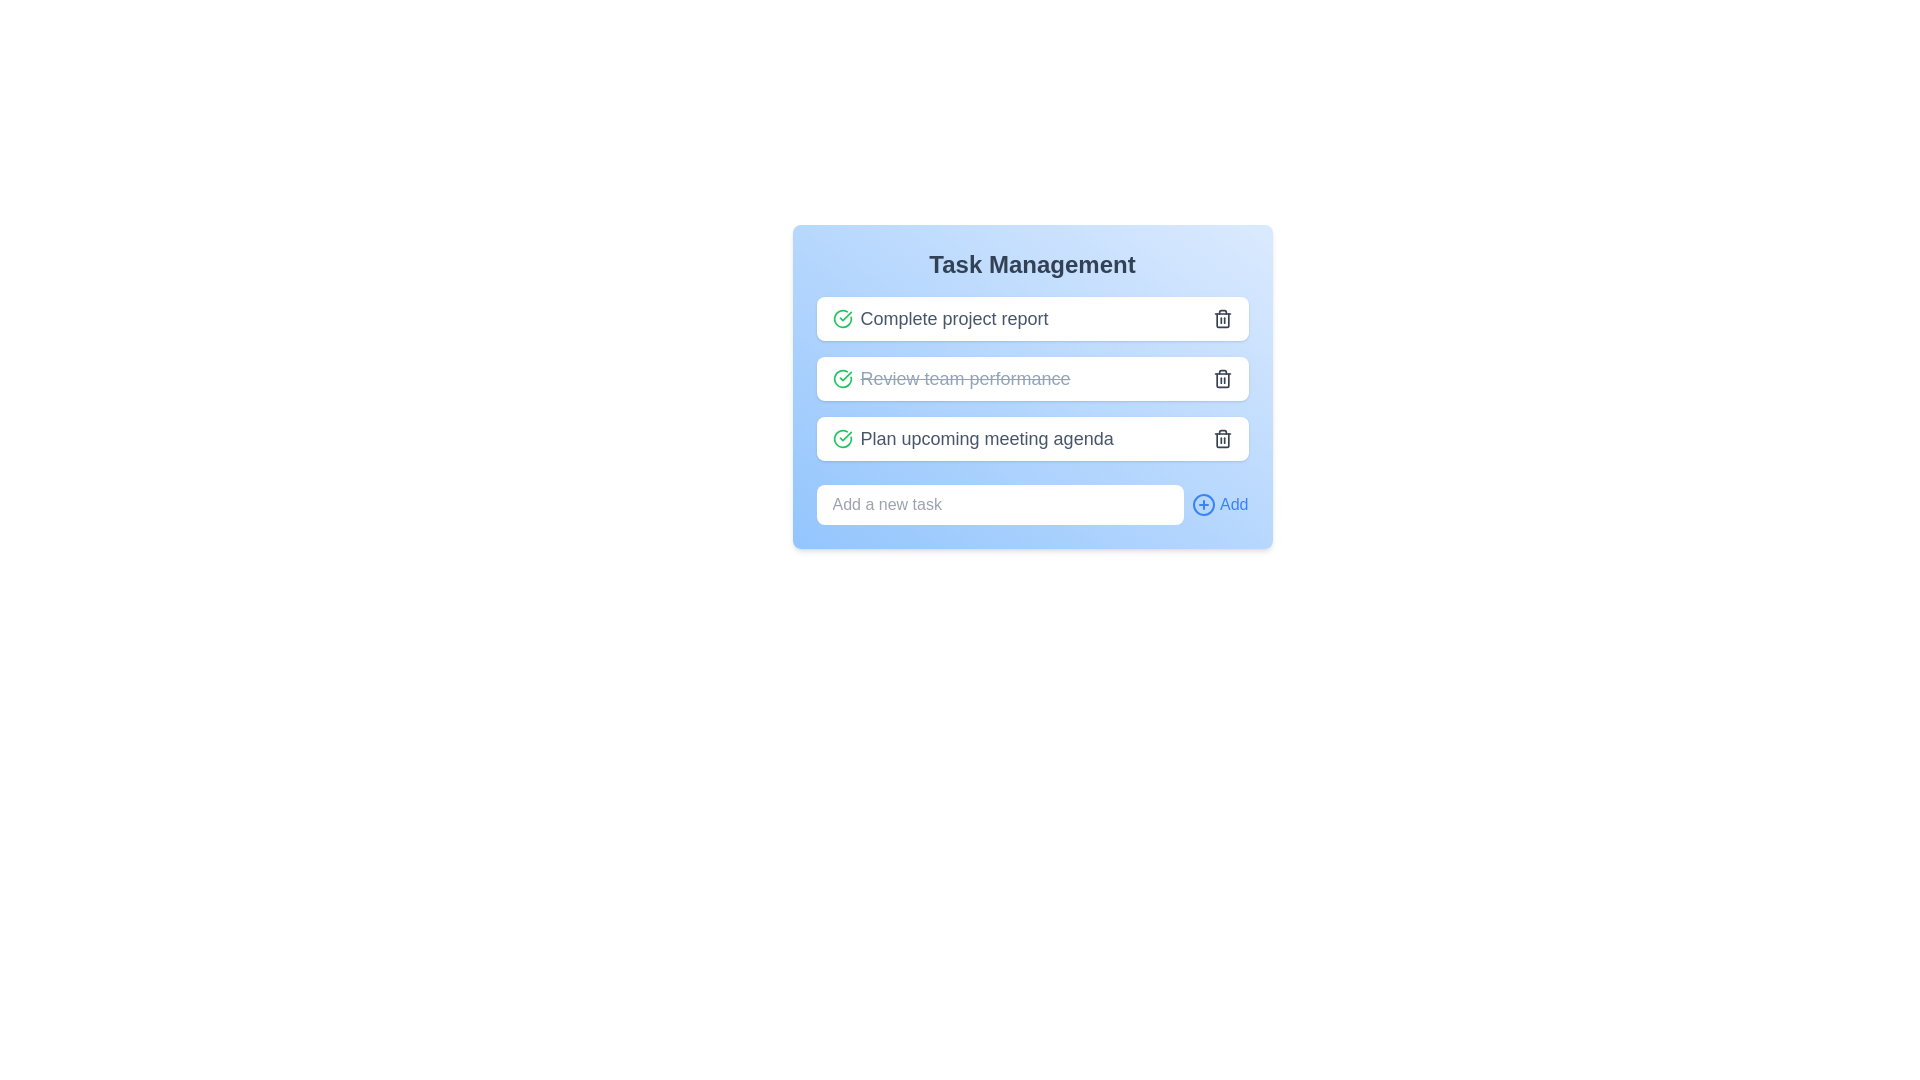  I want to click on the static text label displaying the title 'Plan upcoming meeting agenda' in the task management system, which is the third task in the list under 'Task Management.', so click(987, 438).